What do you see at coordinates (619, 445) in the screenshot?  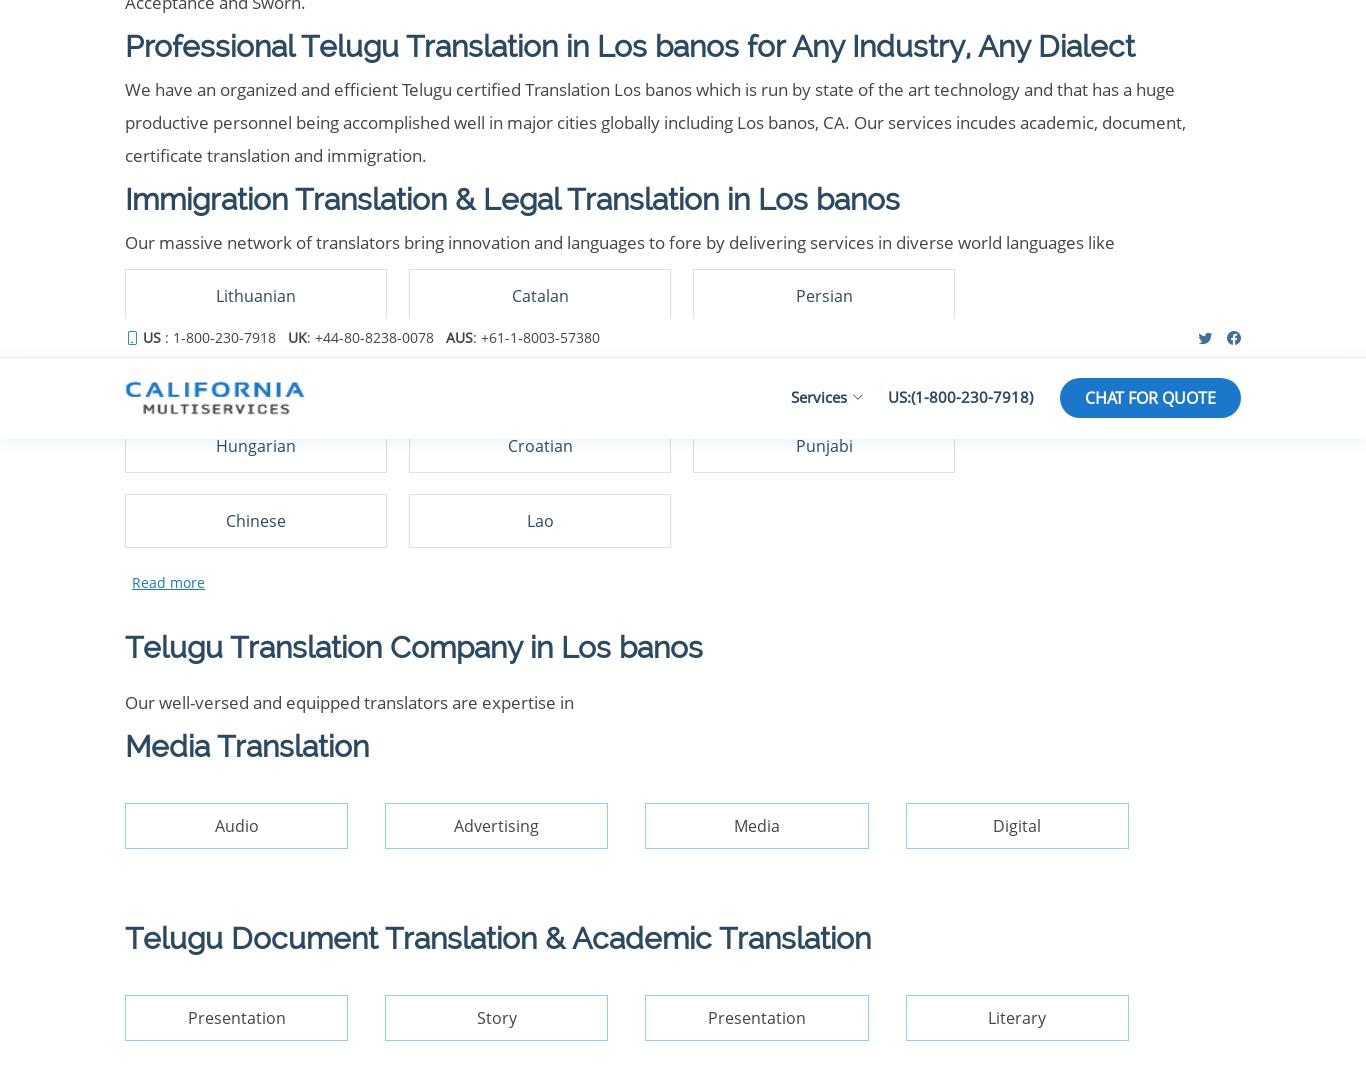 I see `'UK'` at bounding box center [619, 445].